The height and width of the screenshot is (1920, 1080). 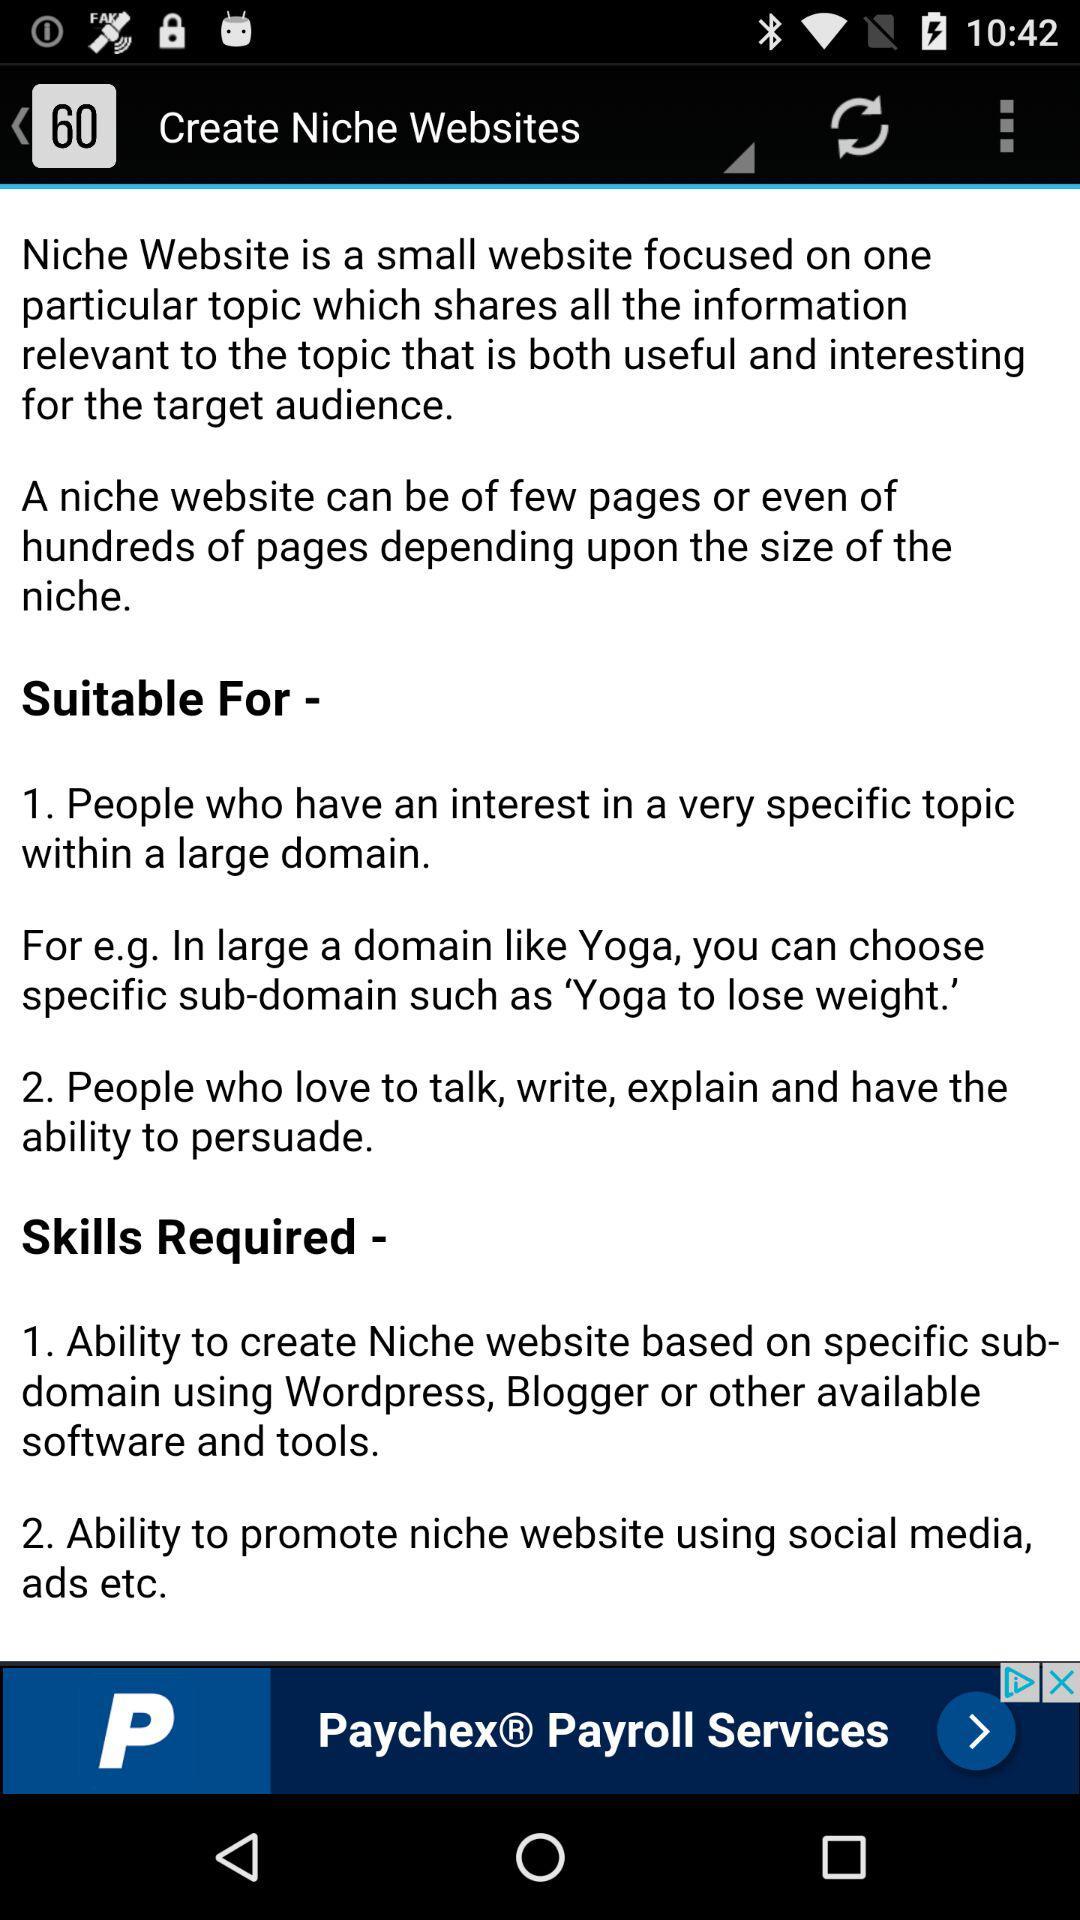 I want to click on advert, so click(x=540, y=1727).